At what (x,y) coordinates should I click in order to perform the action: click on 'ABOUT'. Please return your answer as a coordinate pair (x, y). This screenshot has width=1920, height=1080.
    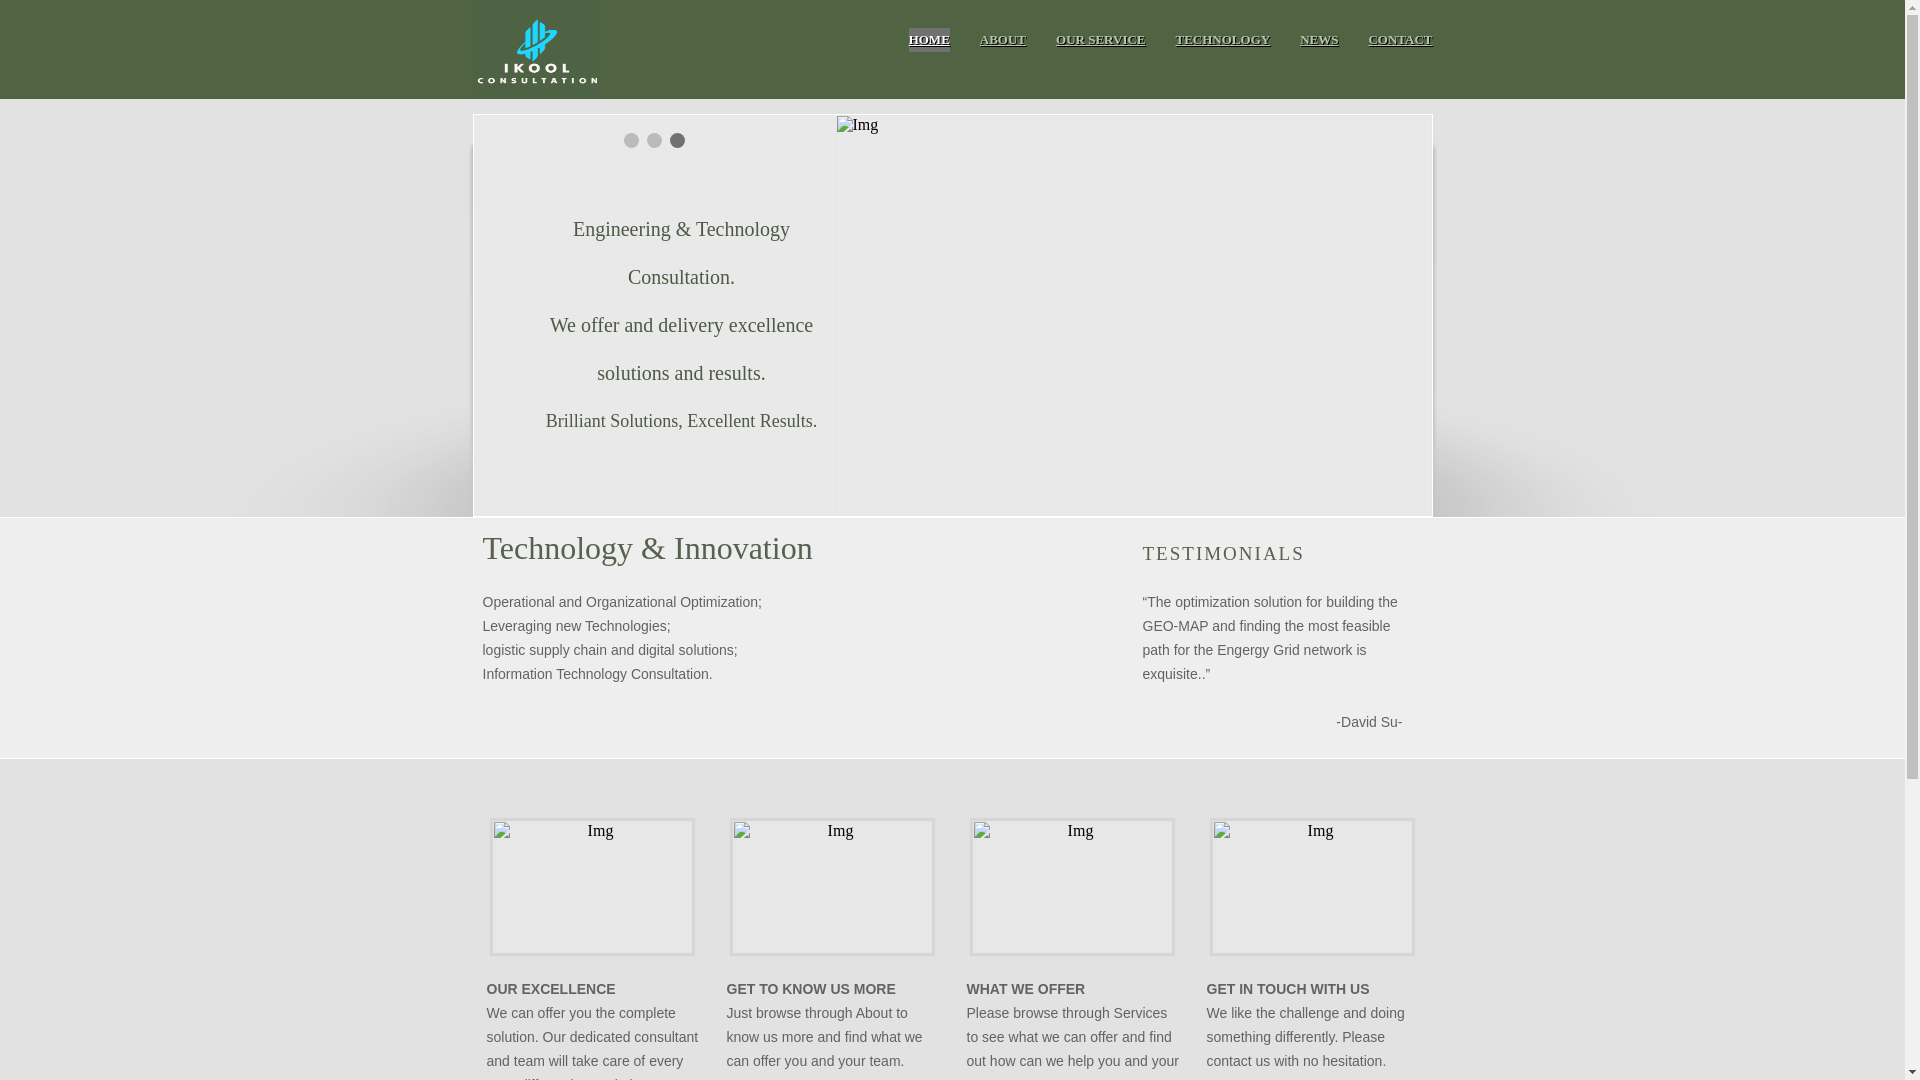
    Looking at the image, I should click on (1003, 39).